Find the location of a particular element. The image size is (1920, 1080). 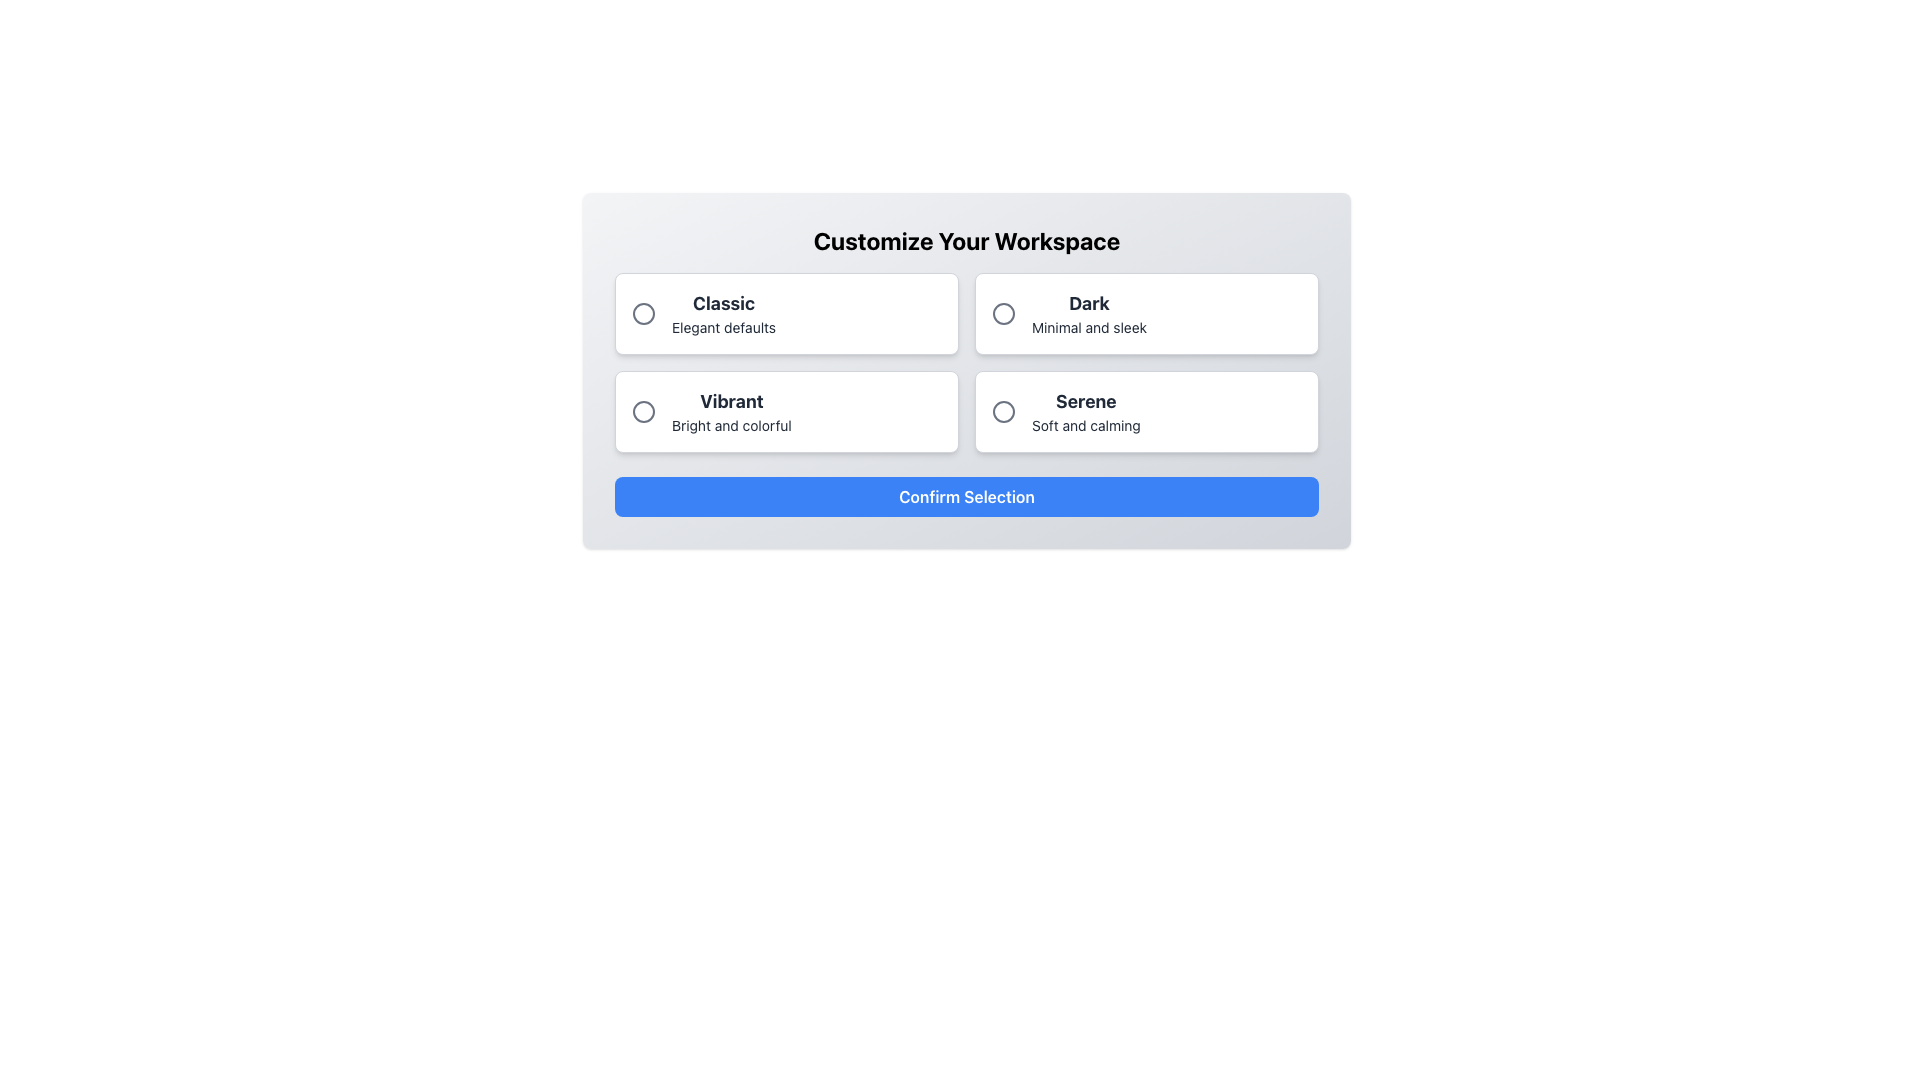

the Text Label that describes the 'Serene' workspace theme option, located below the 'Serene' label in the bottom-right quadrant of the workspace customization options grid is located at coordinates (1085, 424).